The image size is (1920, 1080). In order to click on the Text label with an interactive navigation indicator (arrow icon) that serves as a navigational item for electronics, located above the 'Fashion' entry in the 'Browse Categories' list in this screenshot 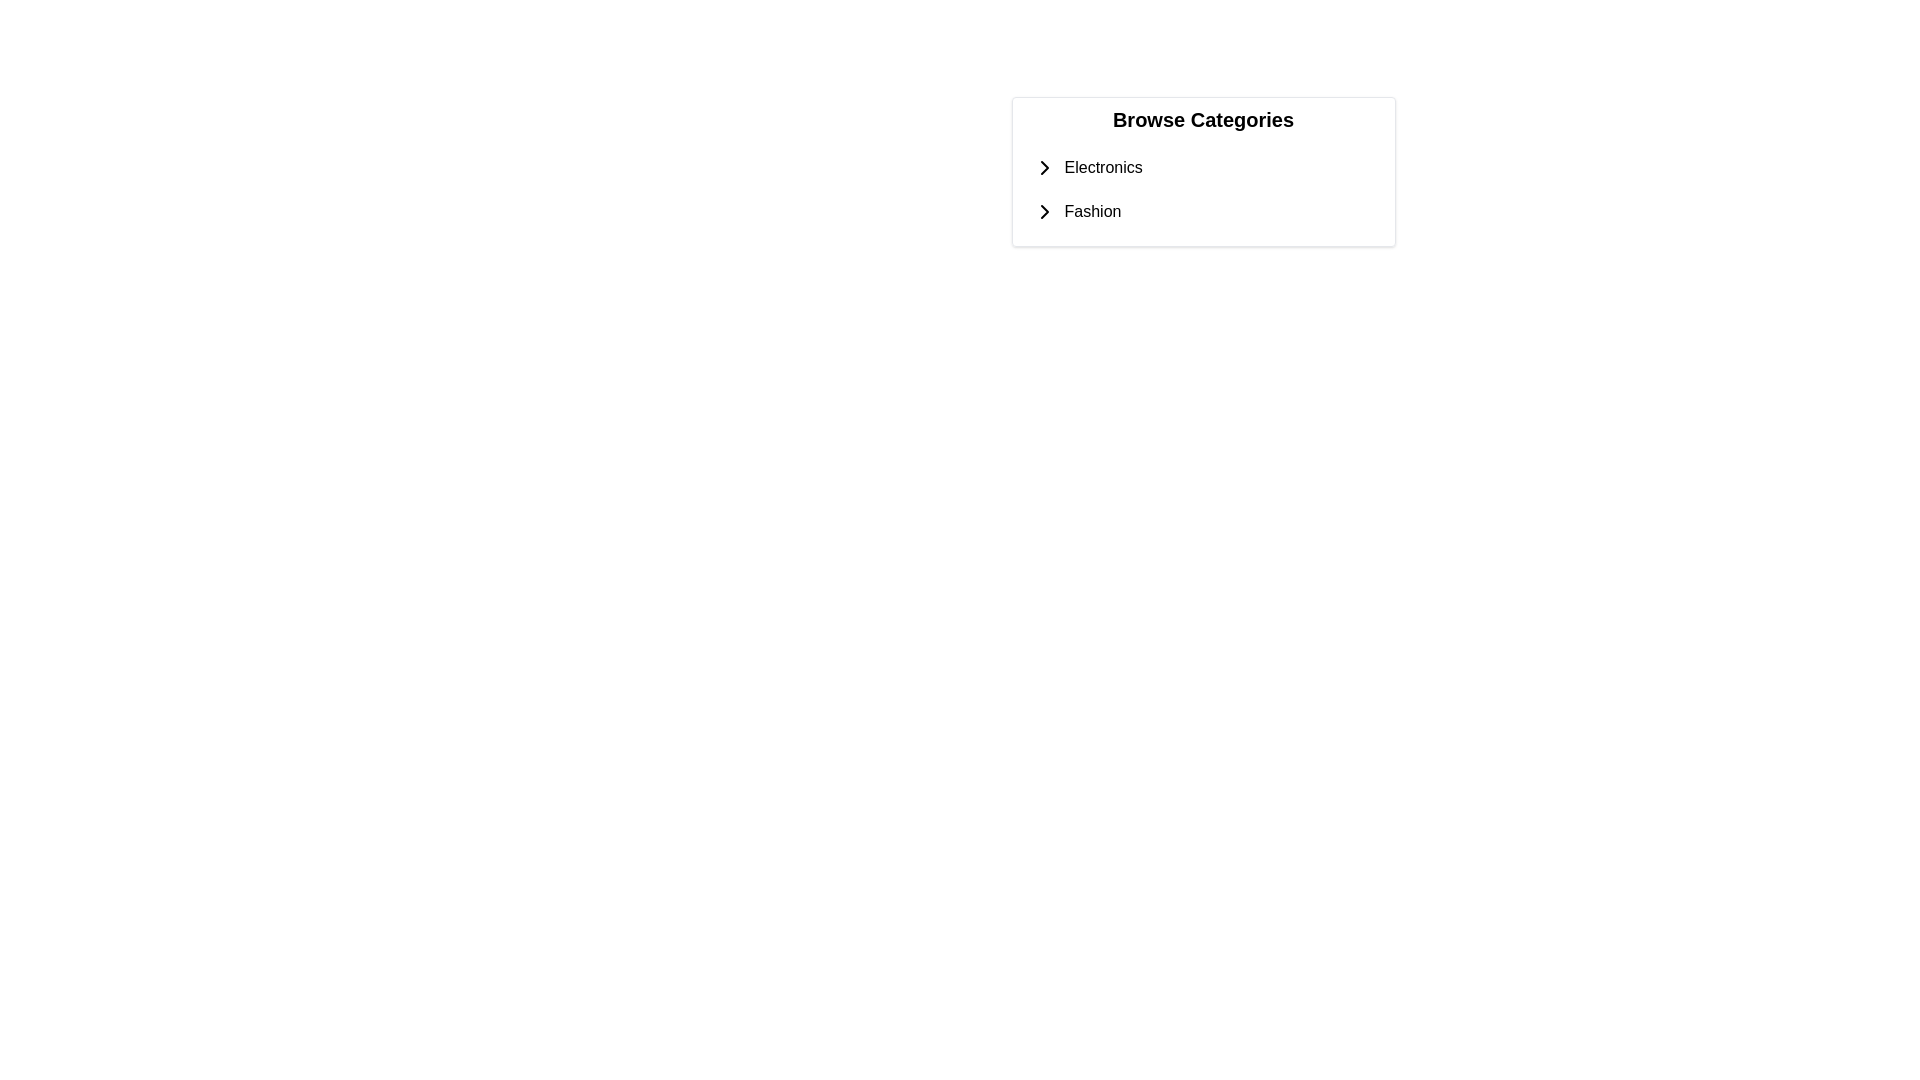, I will do `click(1202, 167)`.